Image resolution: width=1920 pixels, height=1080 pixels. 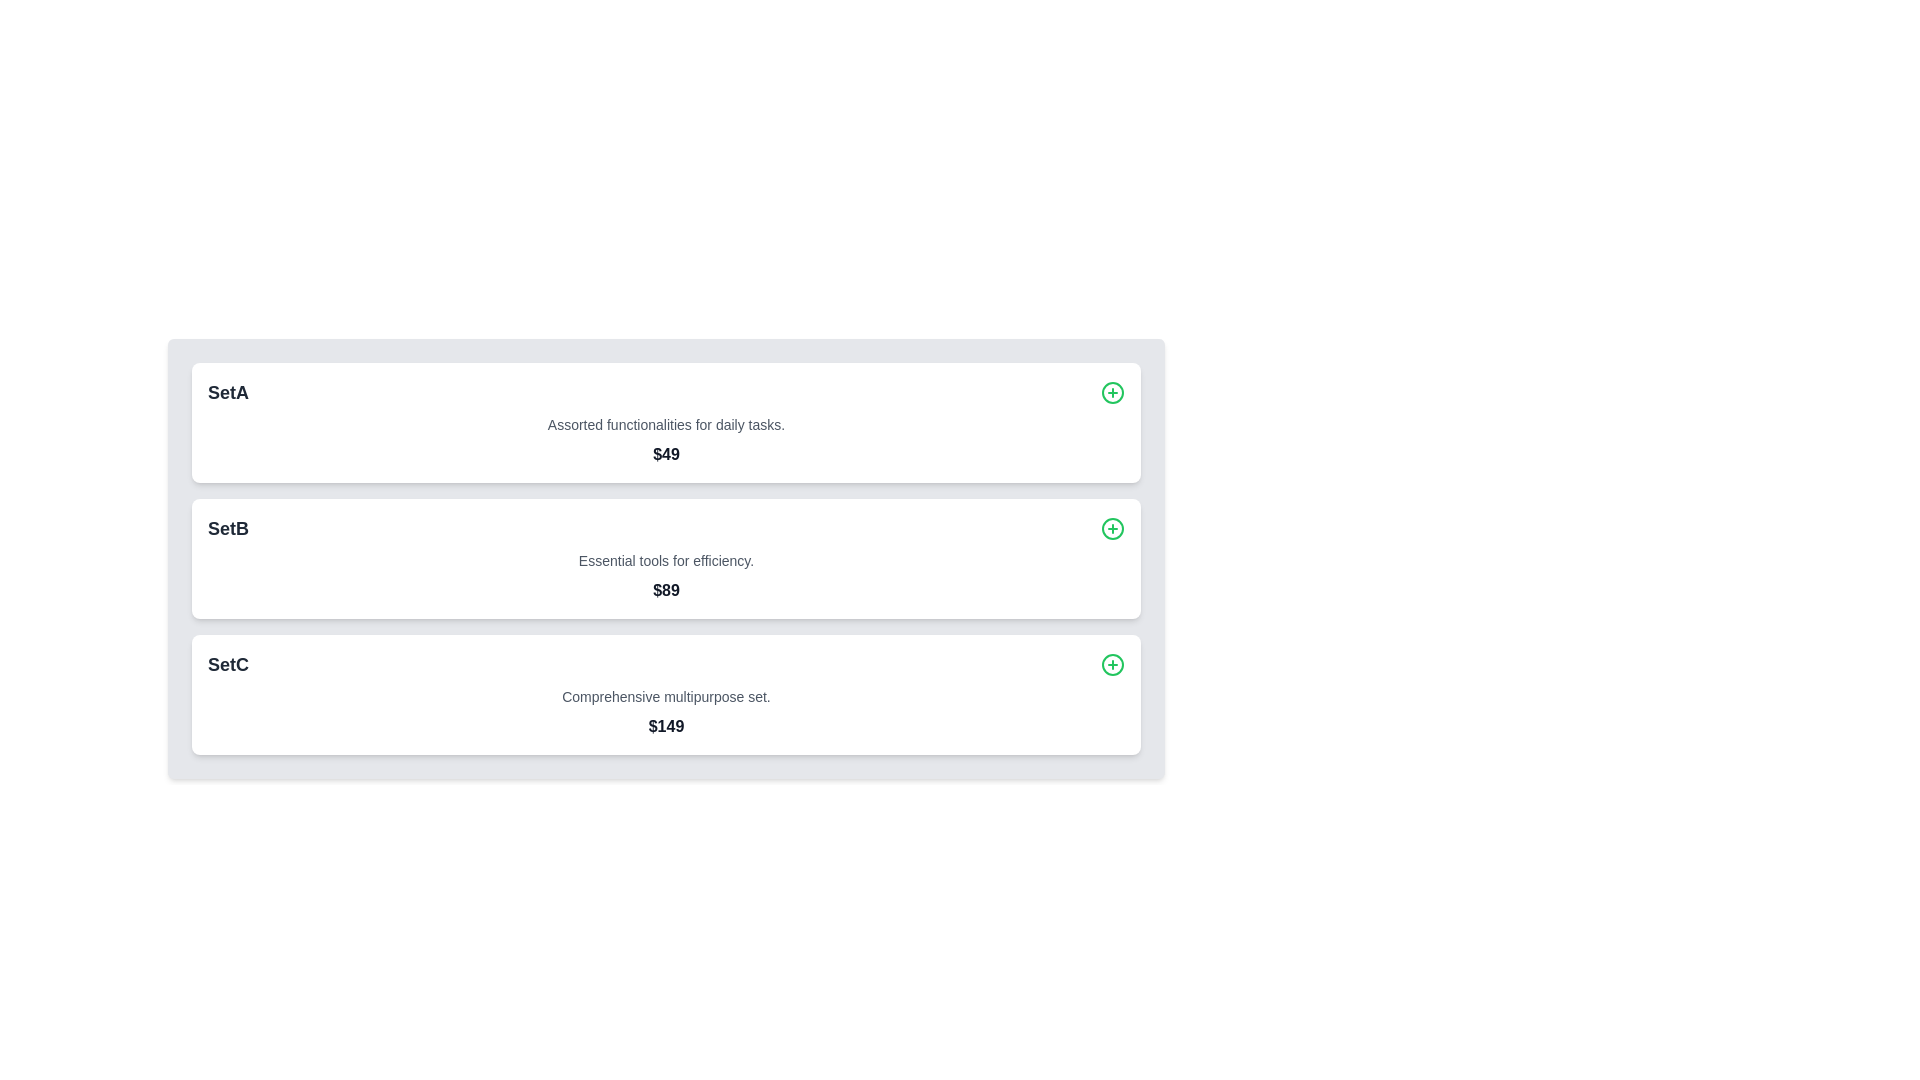 What do you see at coordinates (666, 589) in the screenshot?
I see `price displayed as '$89' in bold dark gray font, located centrally at the bottom of the 'SetB' card below the descriptive text 'Essential tools for efficiency.'` at bounding box center [666, 589].